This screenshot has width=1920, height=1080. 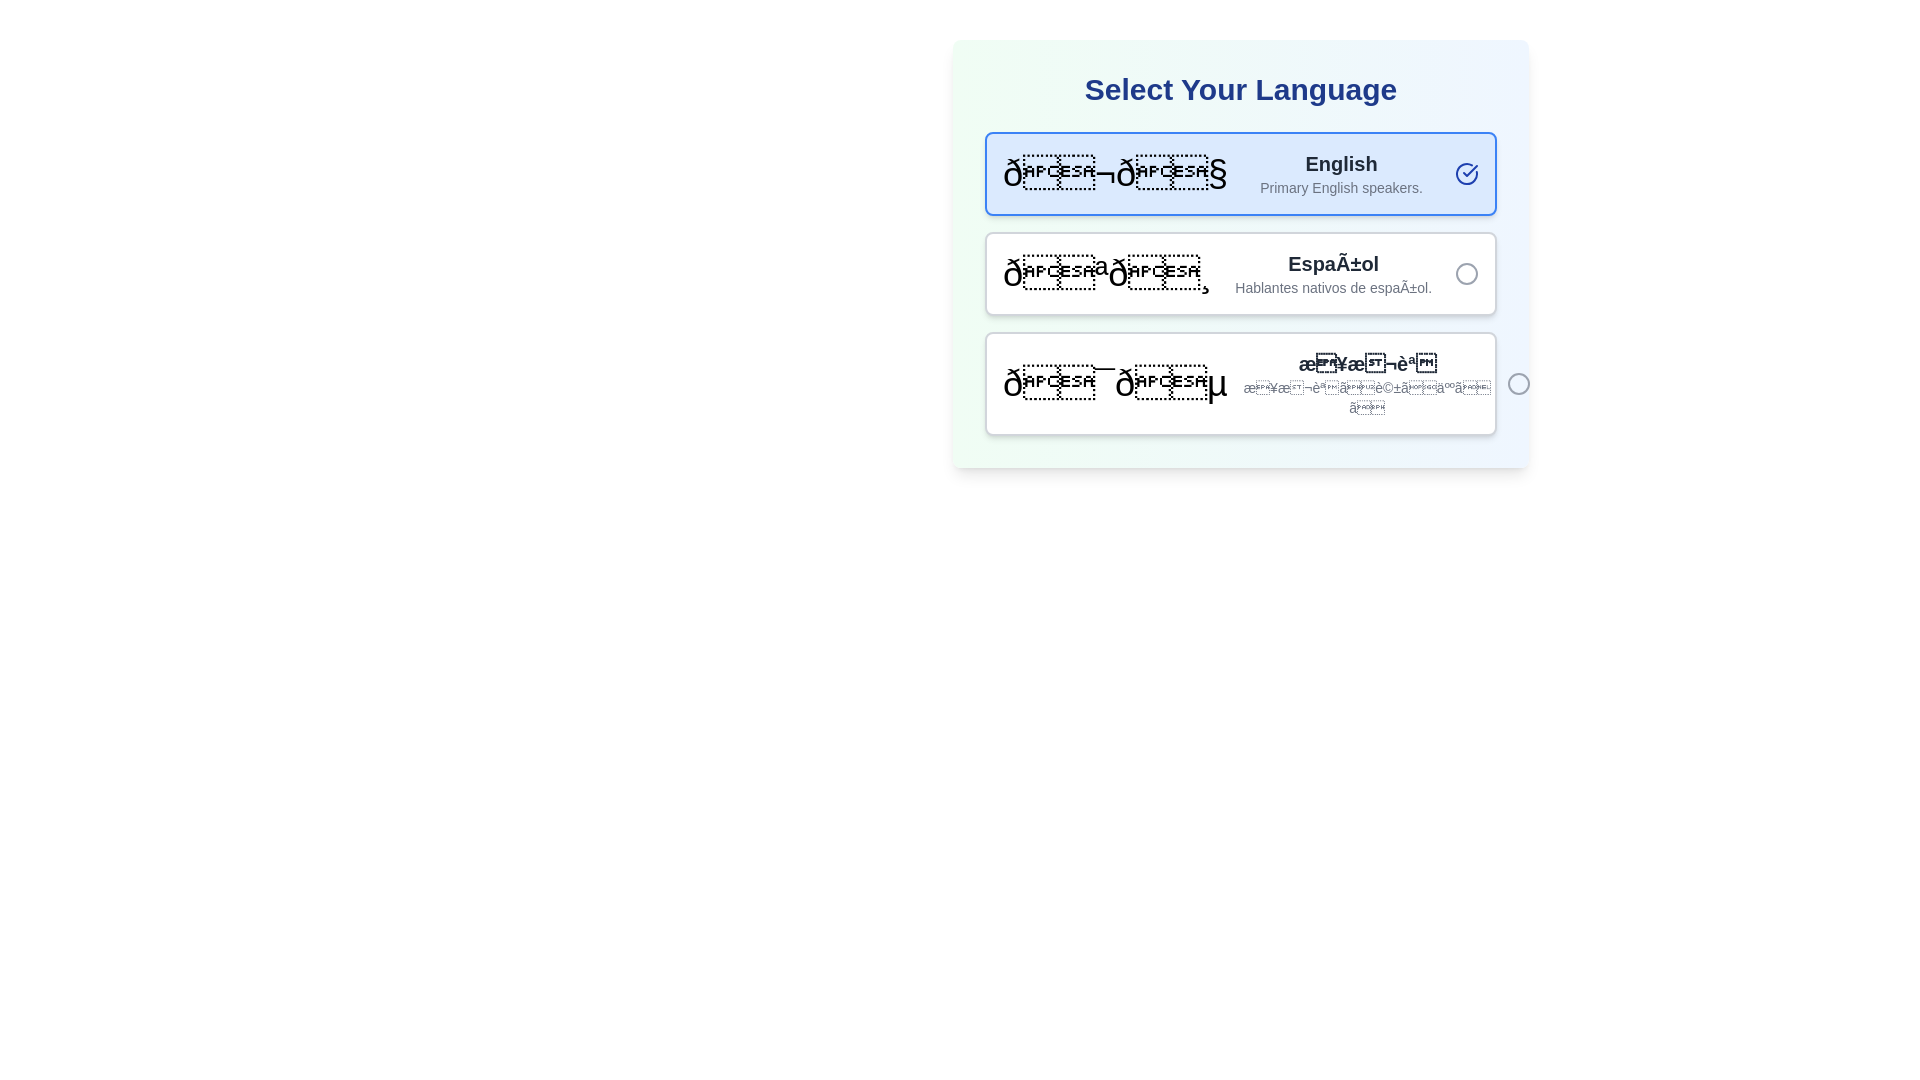 I want to click on the Composite text block containing the bold word 'English' and the supporting text 'Primary English speakers.', so click(x=1341, y=172).